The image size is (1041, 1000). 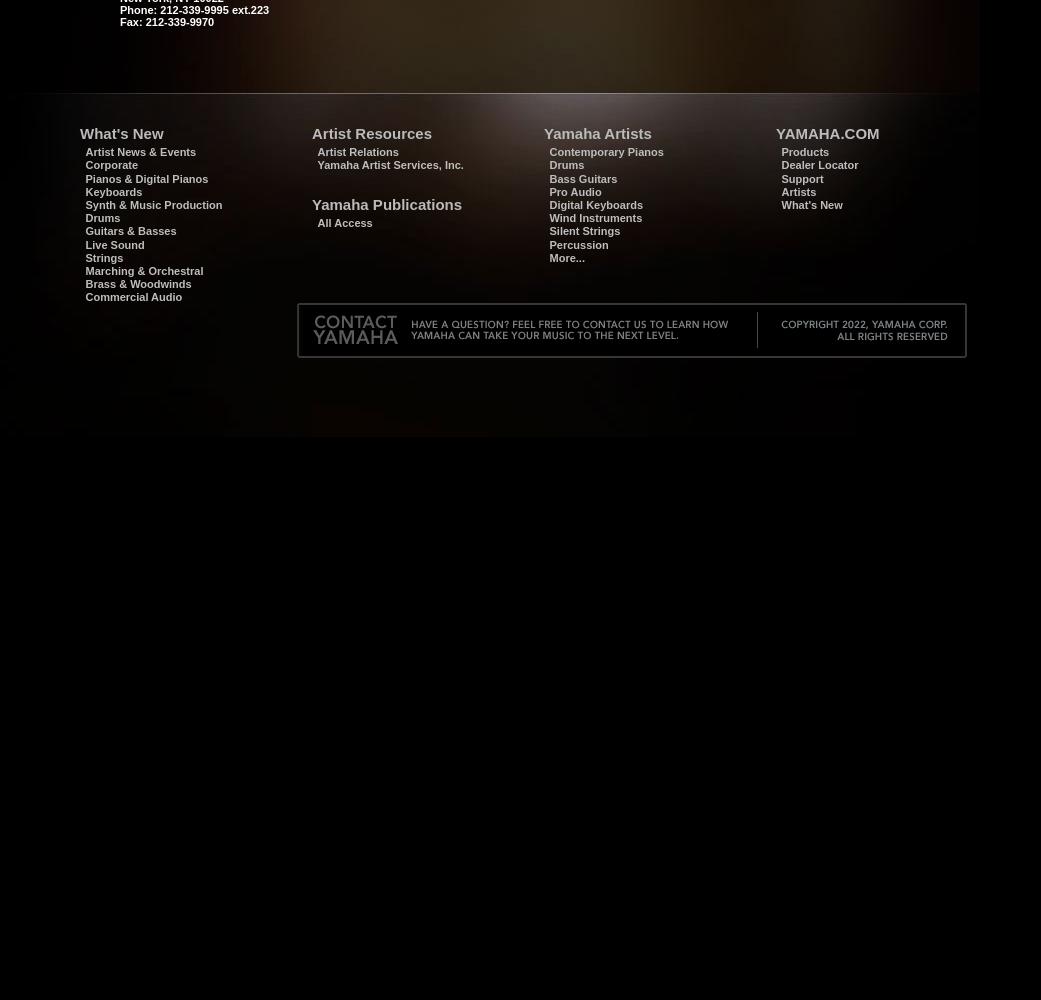 What do you see at coordinates (582, 178) in the screenshot?
I see `'Bass Guitars'` at bounding box center [582, 178].